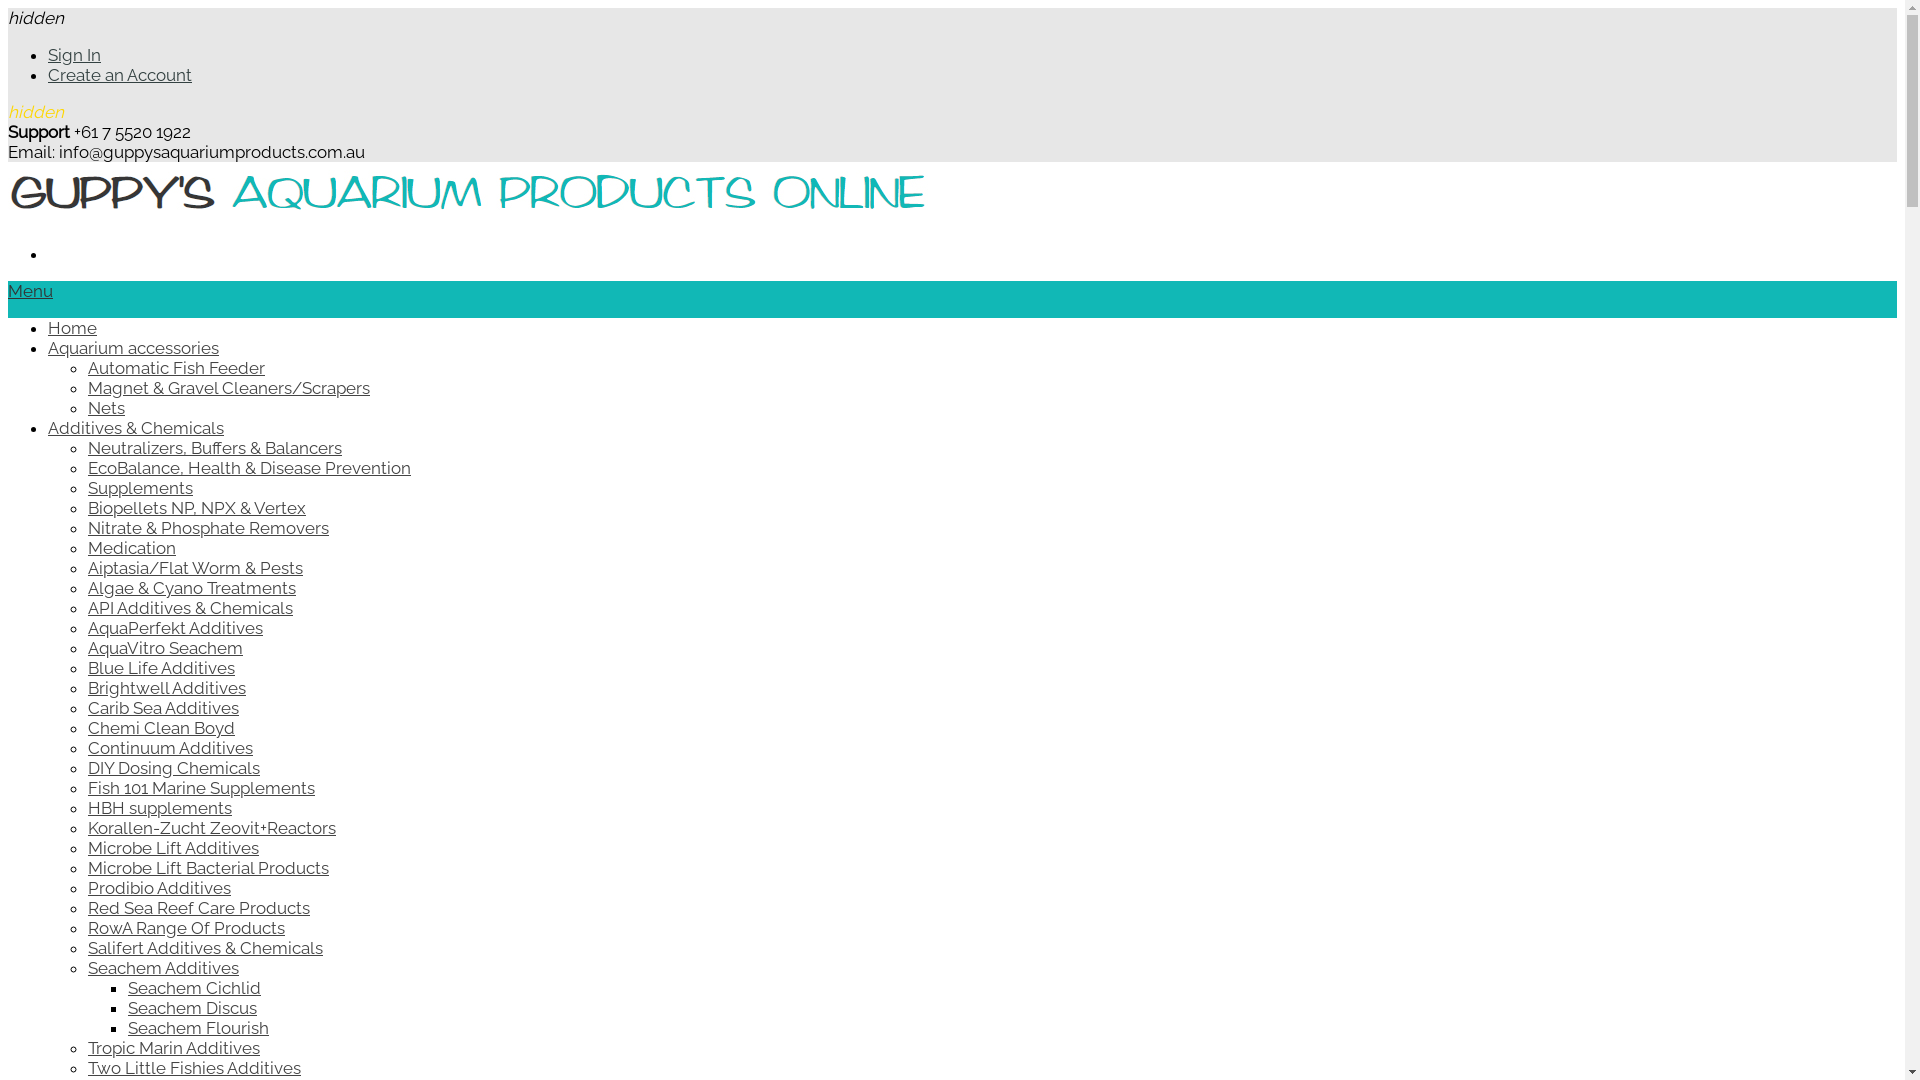  Describe the element at coordinates (86, 766) in the screenshot. I see `'DIY Dosing Chemicals'` at that location.